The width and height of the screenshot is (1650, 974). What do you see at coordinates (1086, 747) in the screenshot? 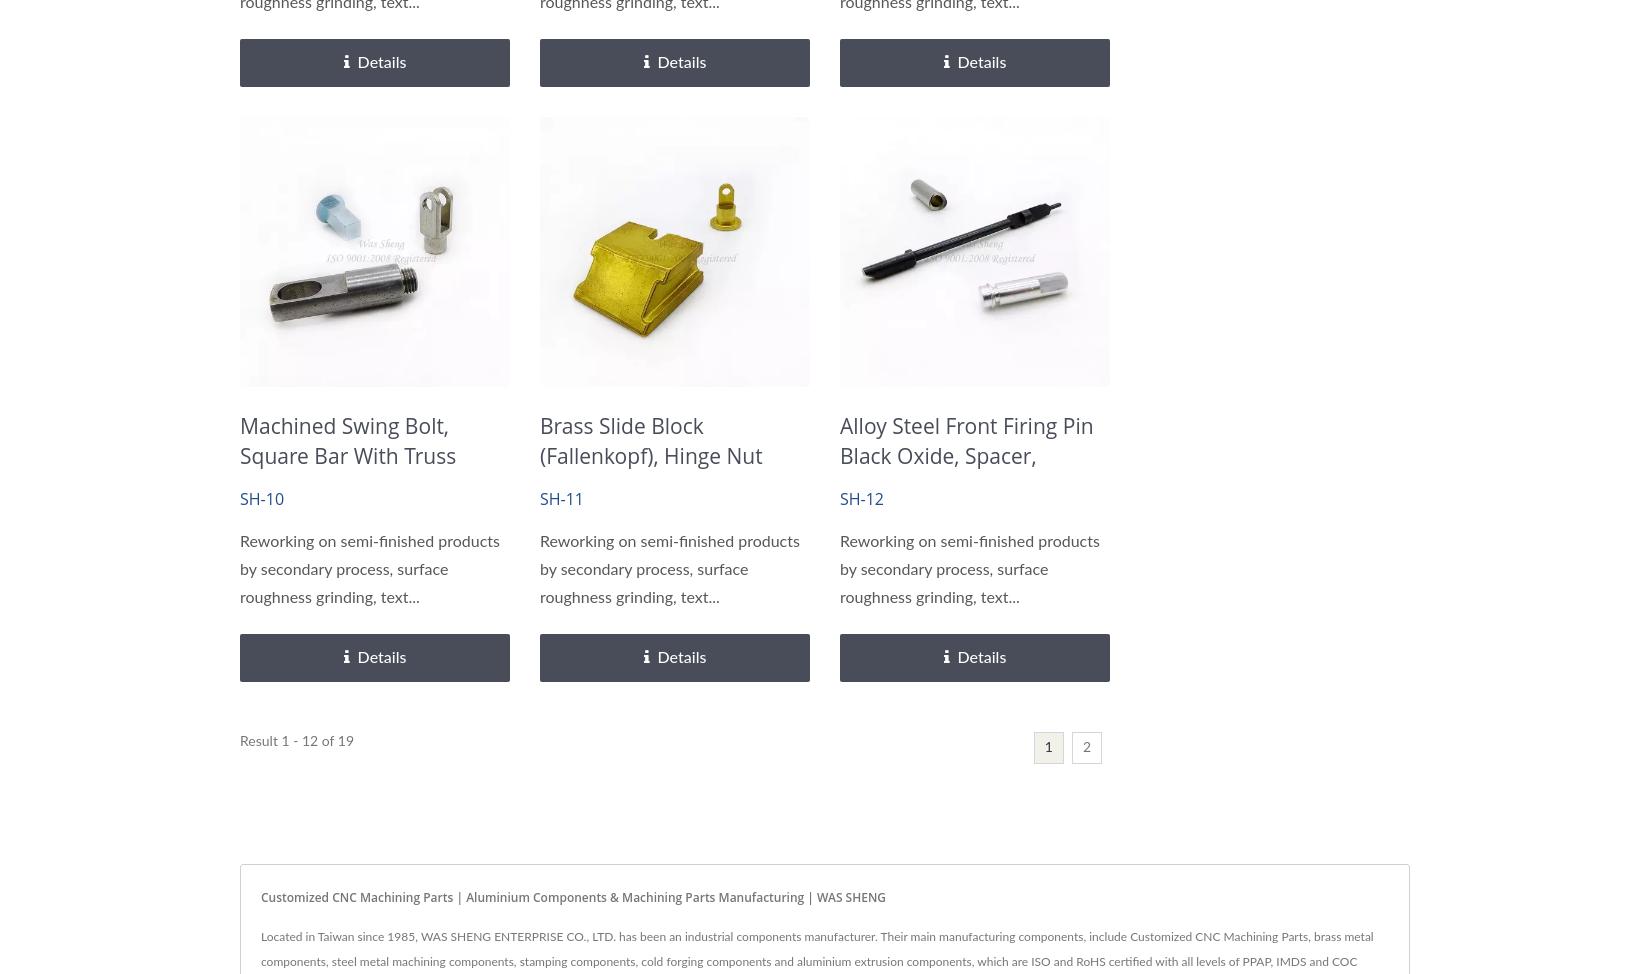
I see `'2'` at bounding box center [1086, 747].